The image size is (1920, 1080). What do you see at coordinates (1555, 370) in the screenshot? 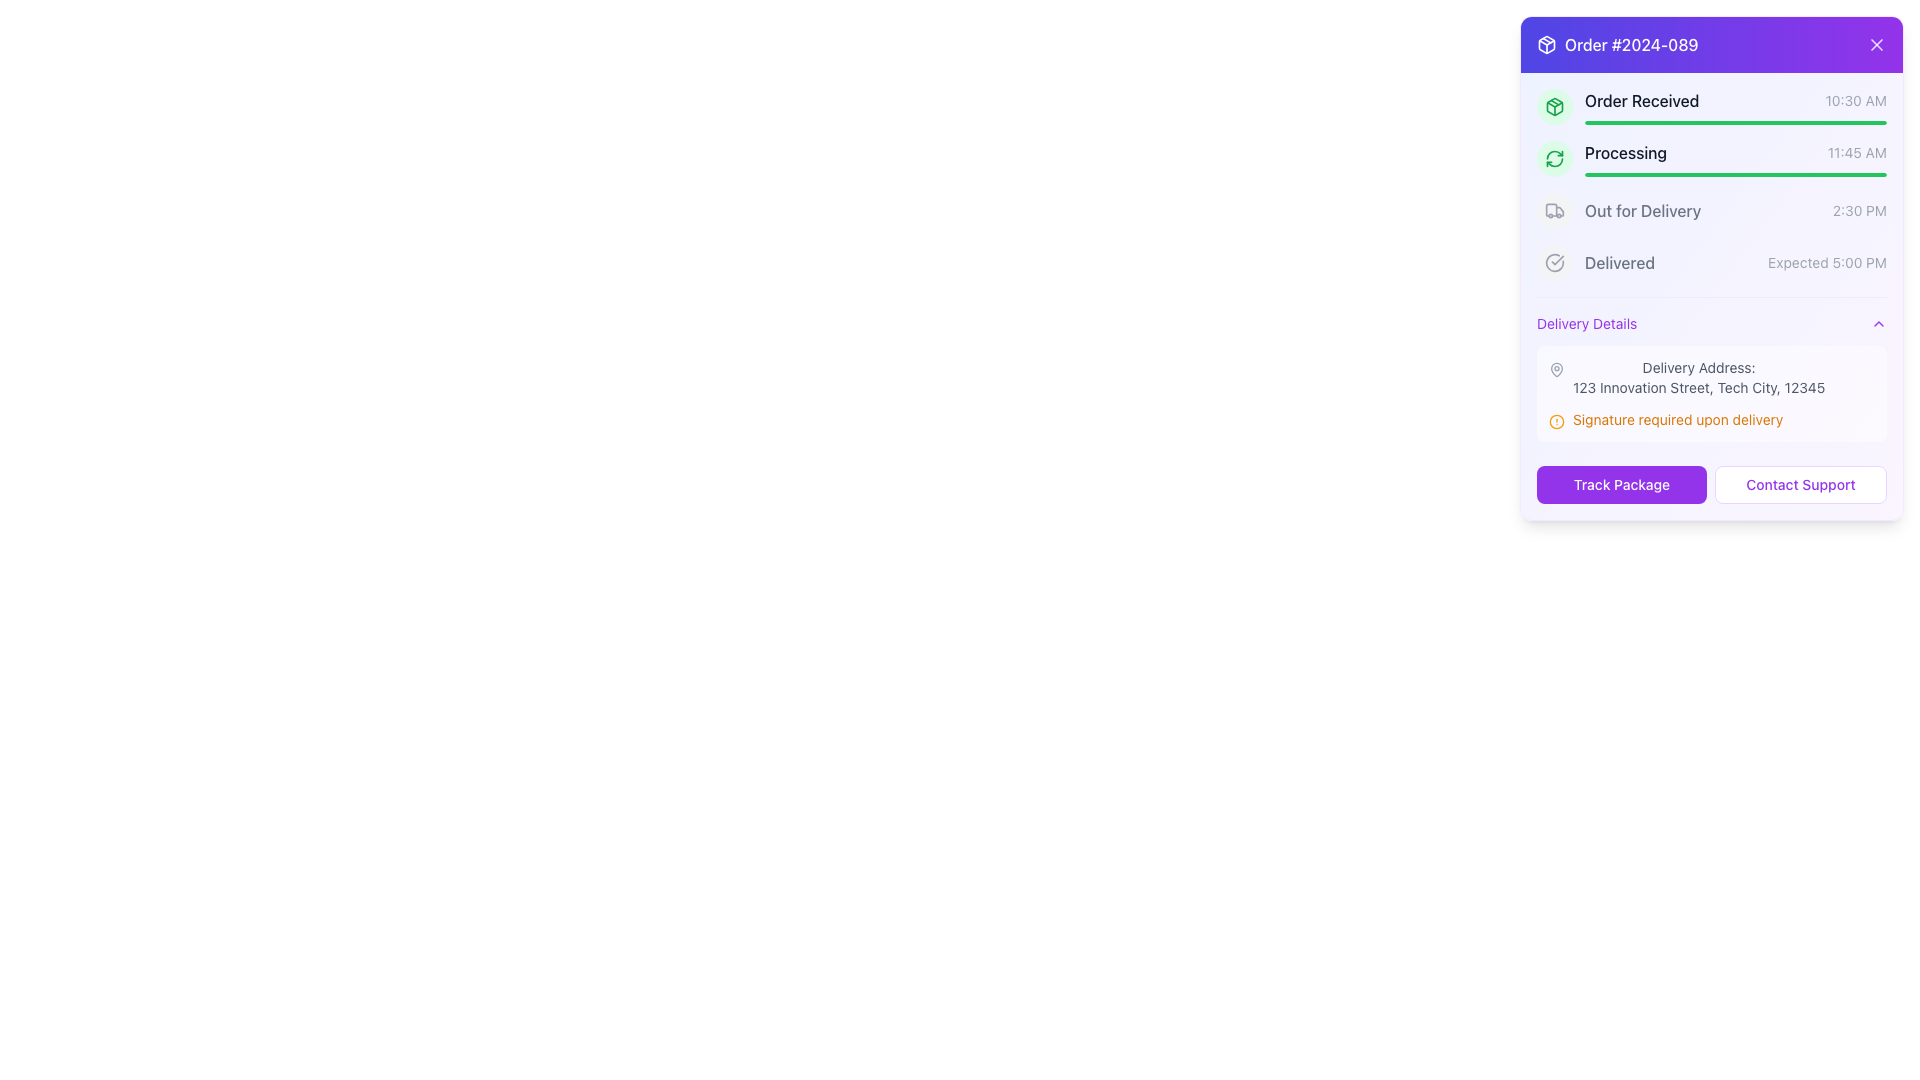
I see `the small gray map pin icon located in the 'Delivery Details' section, which is positioned to the left of the delivery address text` at bounding box center [1555, 370].